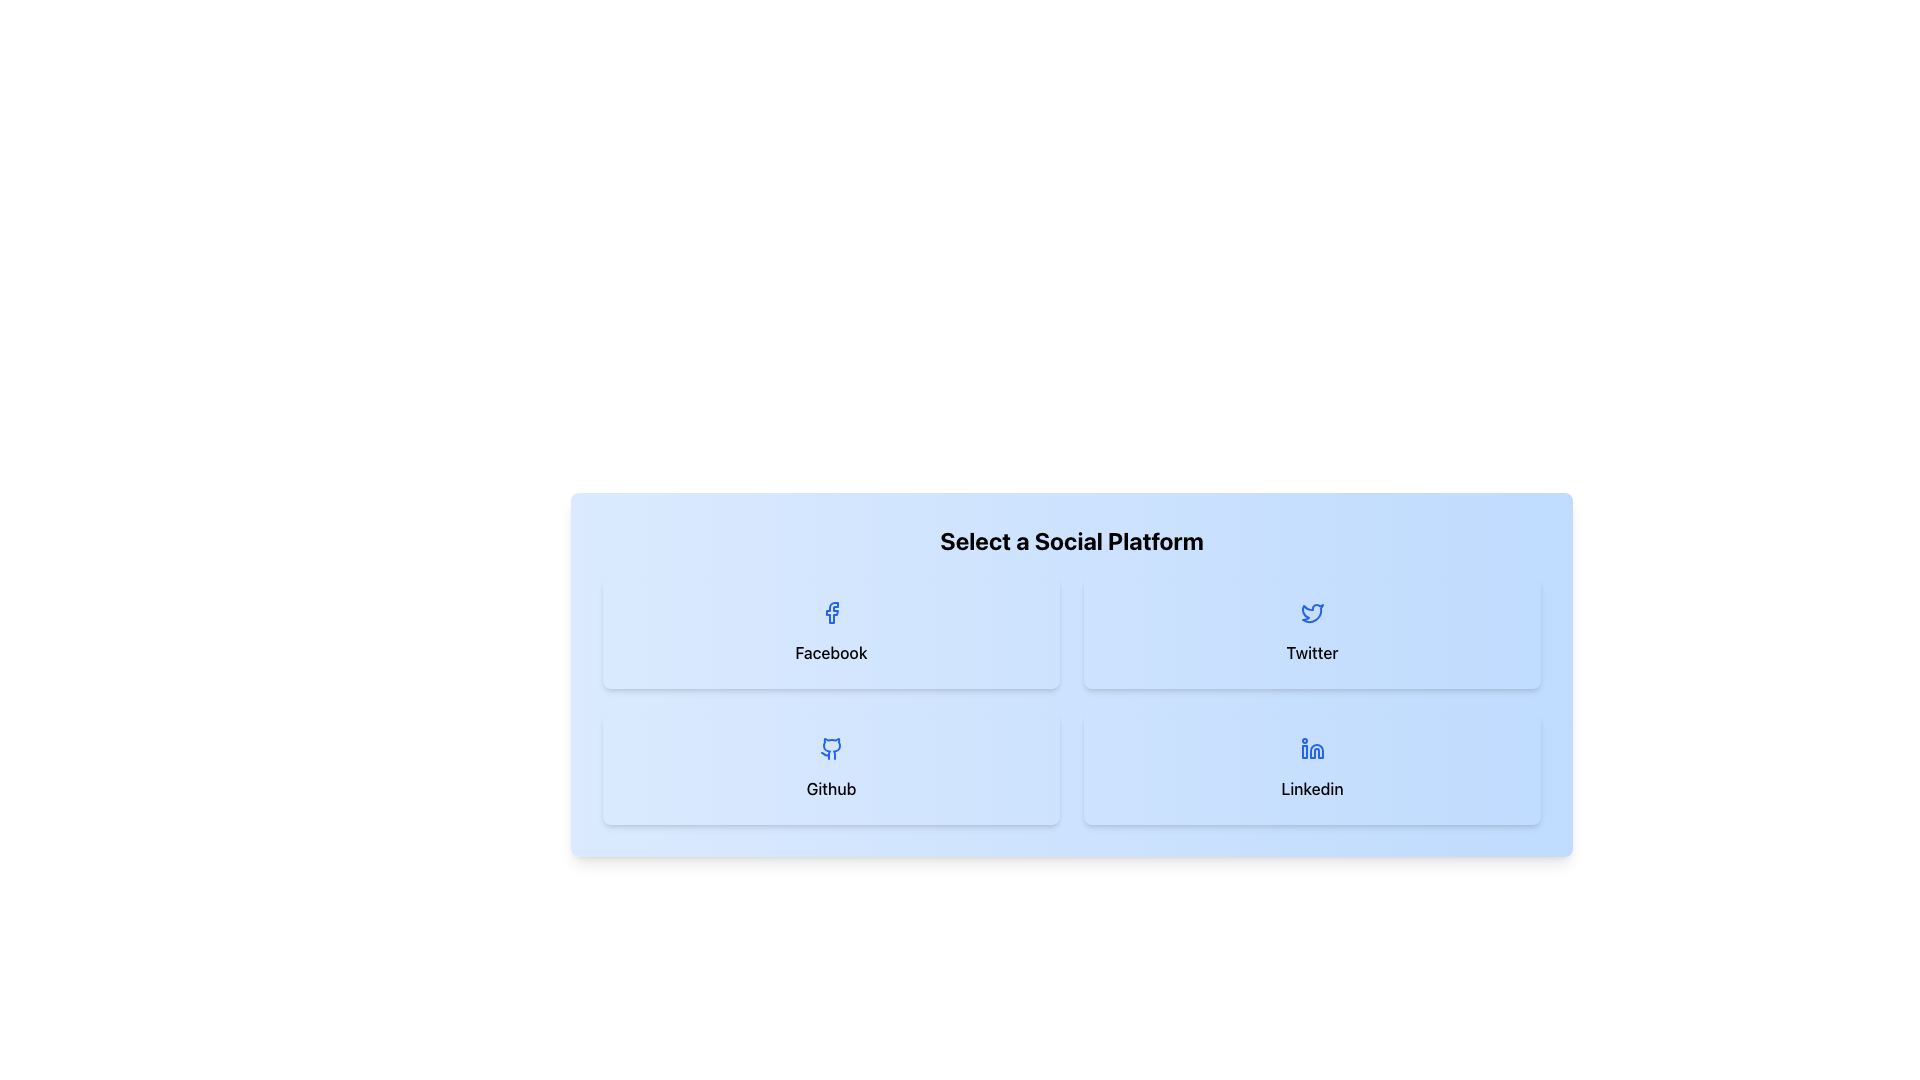  I want to click on the Twitter selection card in the second column of the first row of the grid, so click(1312, 632).